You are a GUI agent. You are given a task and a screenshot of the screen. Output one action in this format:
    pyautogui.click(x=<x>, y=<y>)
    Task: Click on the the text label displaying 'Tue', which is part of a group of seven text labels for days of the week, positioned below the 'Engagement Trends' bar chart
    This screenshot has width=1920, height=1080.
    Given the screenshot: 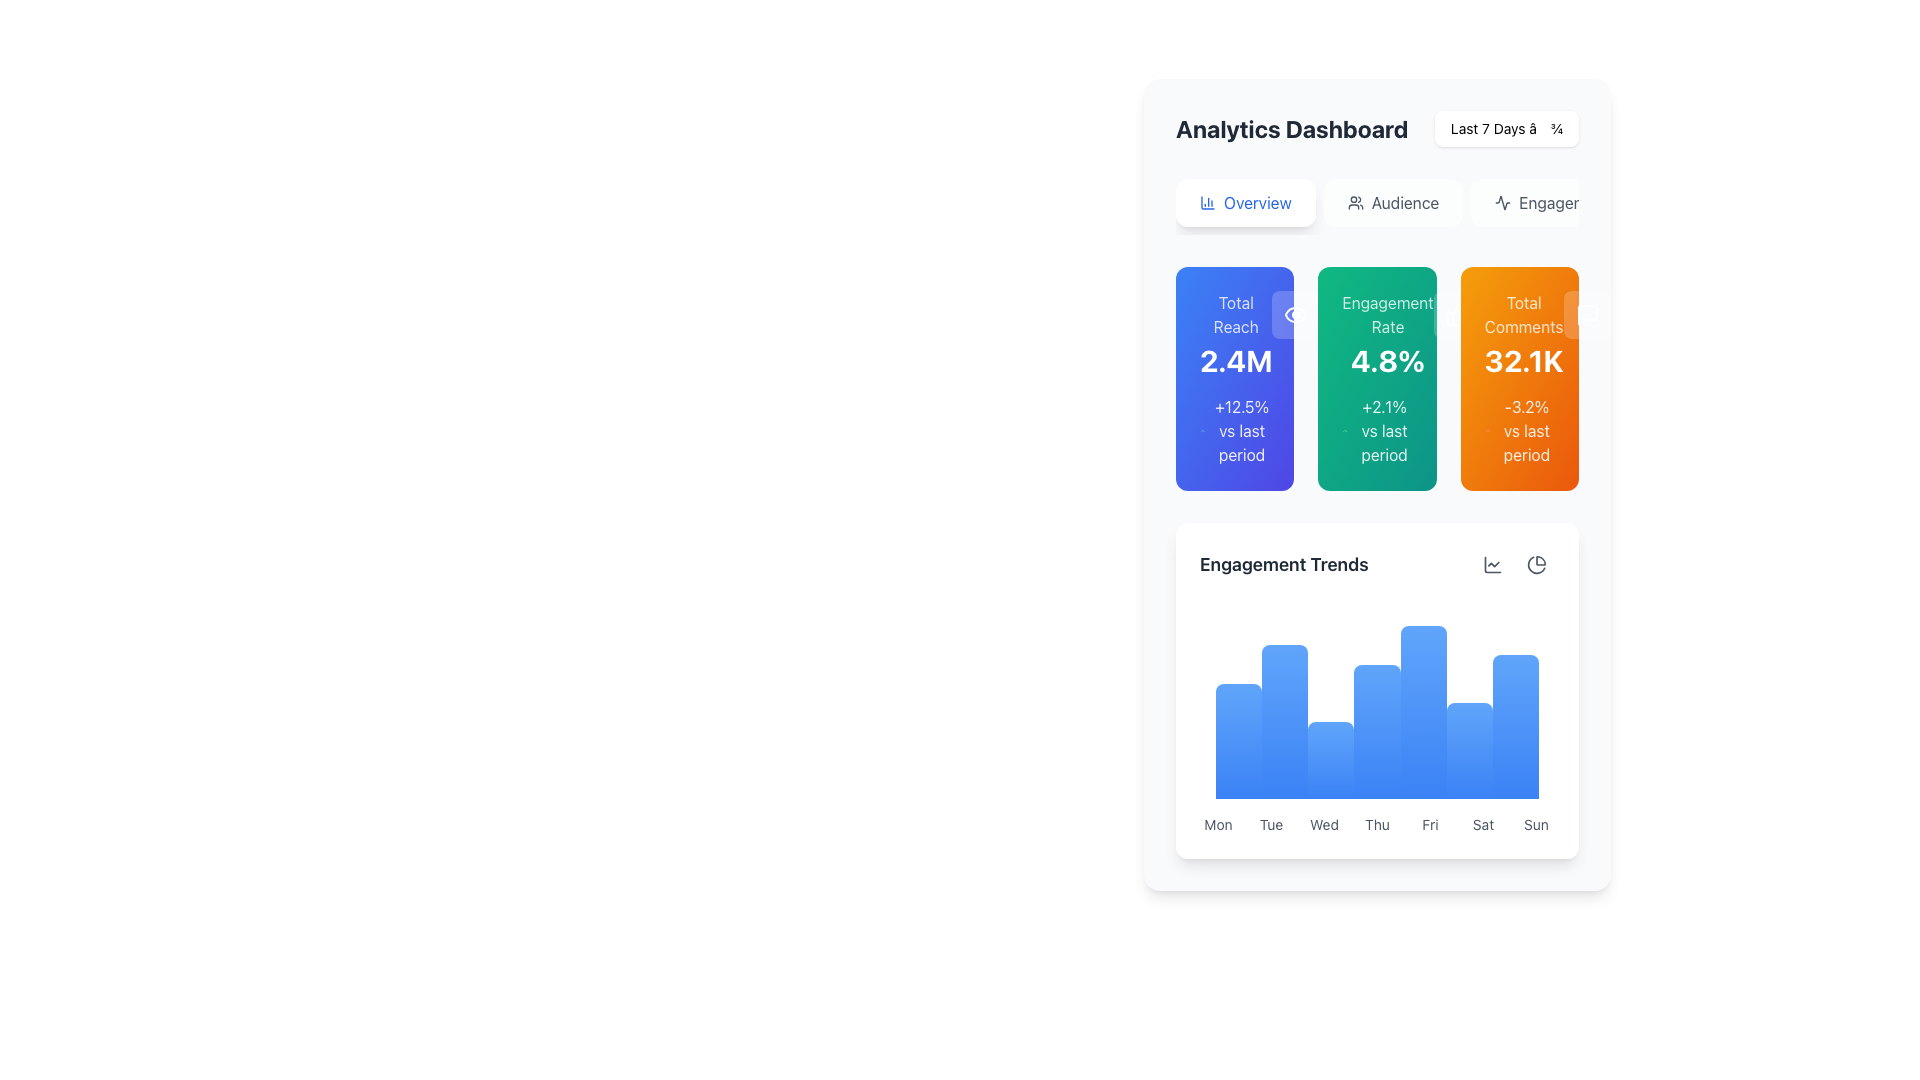 What is the action you would take?
    pyautogui.click(x=1270, y=825)
    